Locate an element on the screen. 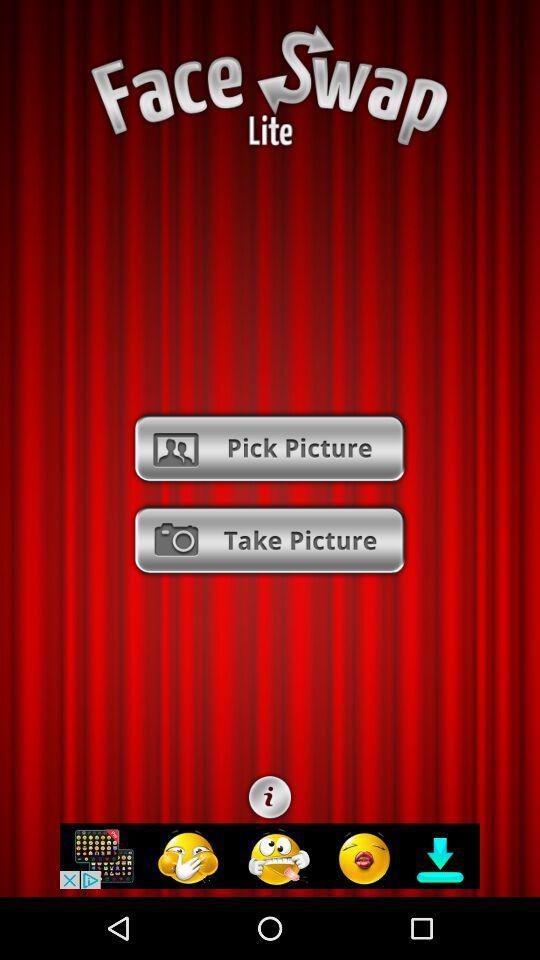  the option is located at coordinates (269, 448).